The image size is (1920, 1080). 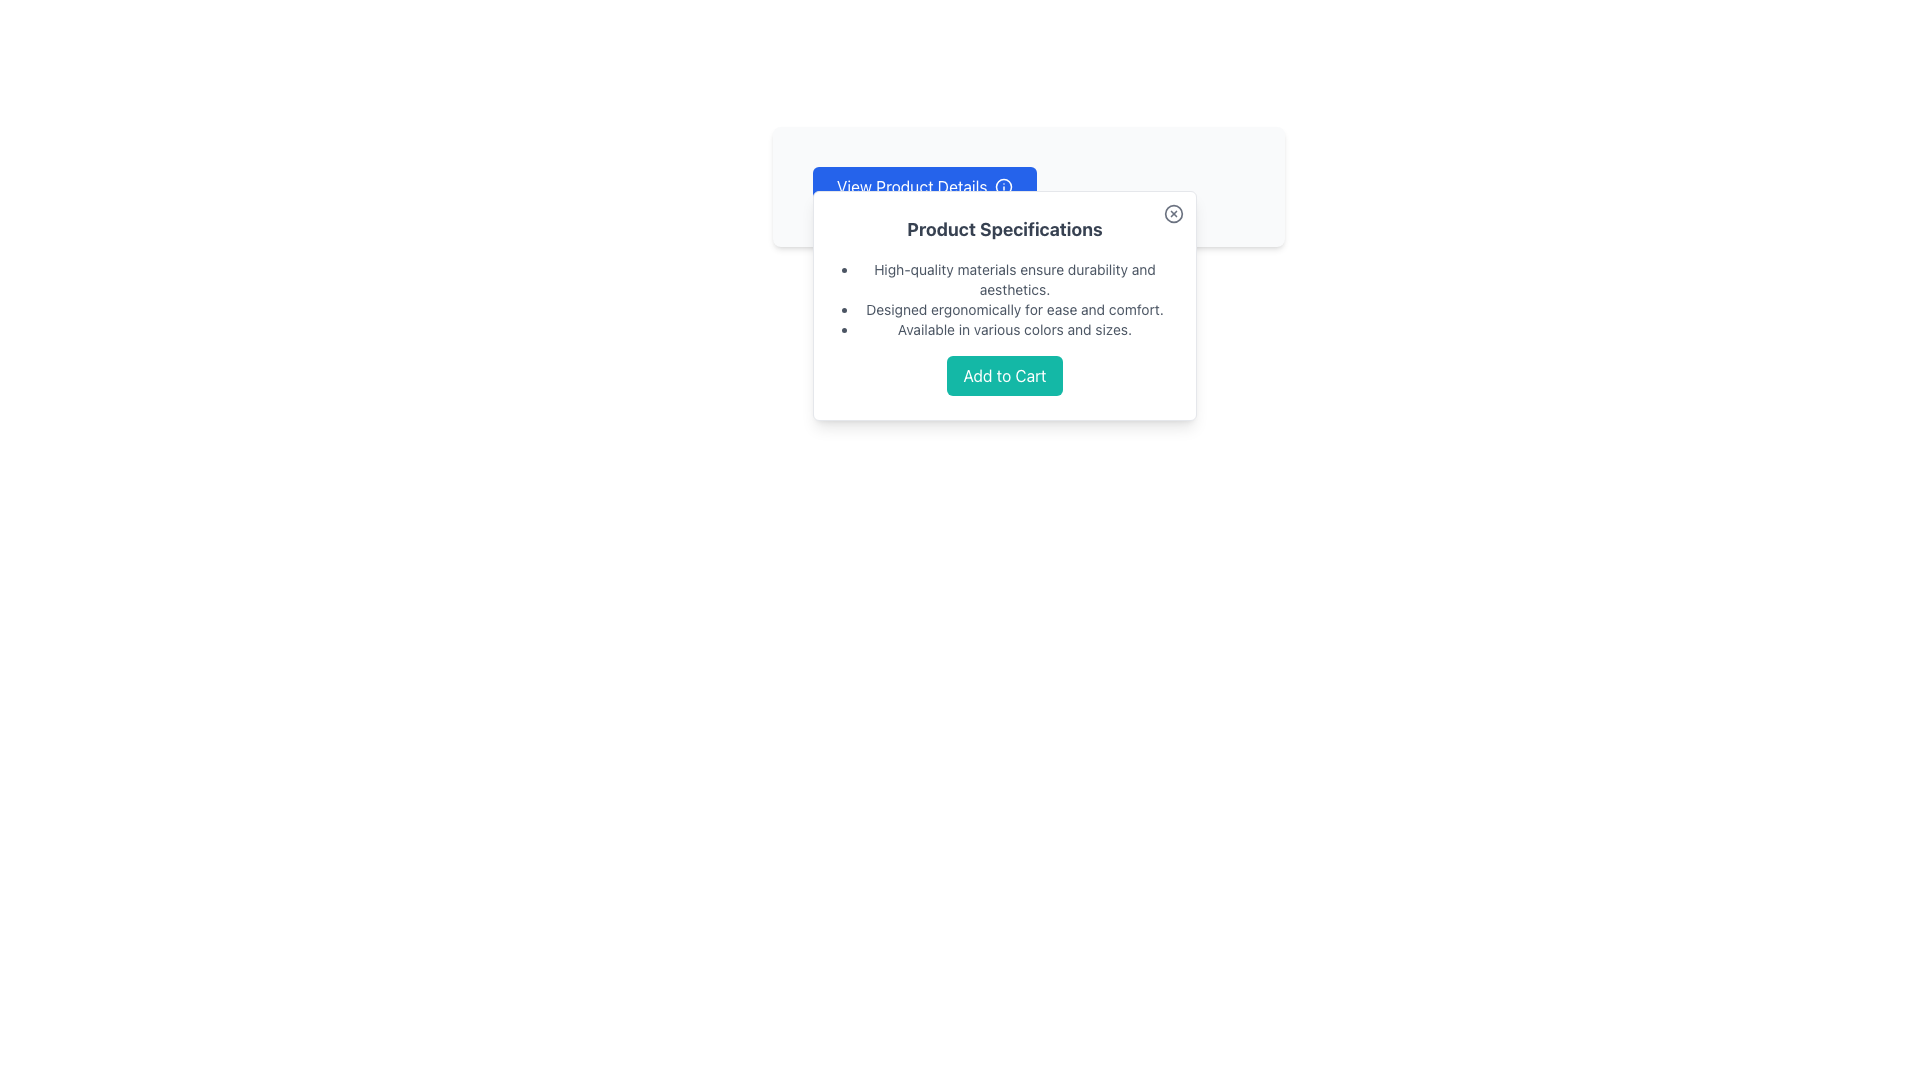 I want to click on the close button located in the top-right corner of the 'Product Specifications' modal, so click(x=1174, y=213).